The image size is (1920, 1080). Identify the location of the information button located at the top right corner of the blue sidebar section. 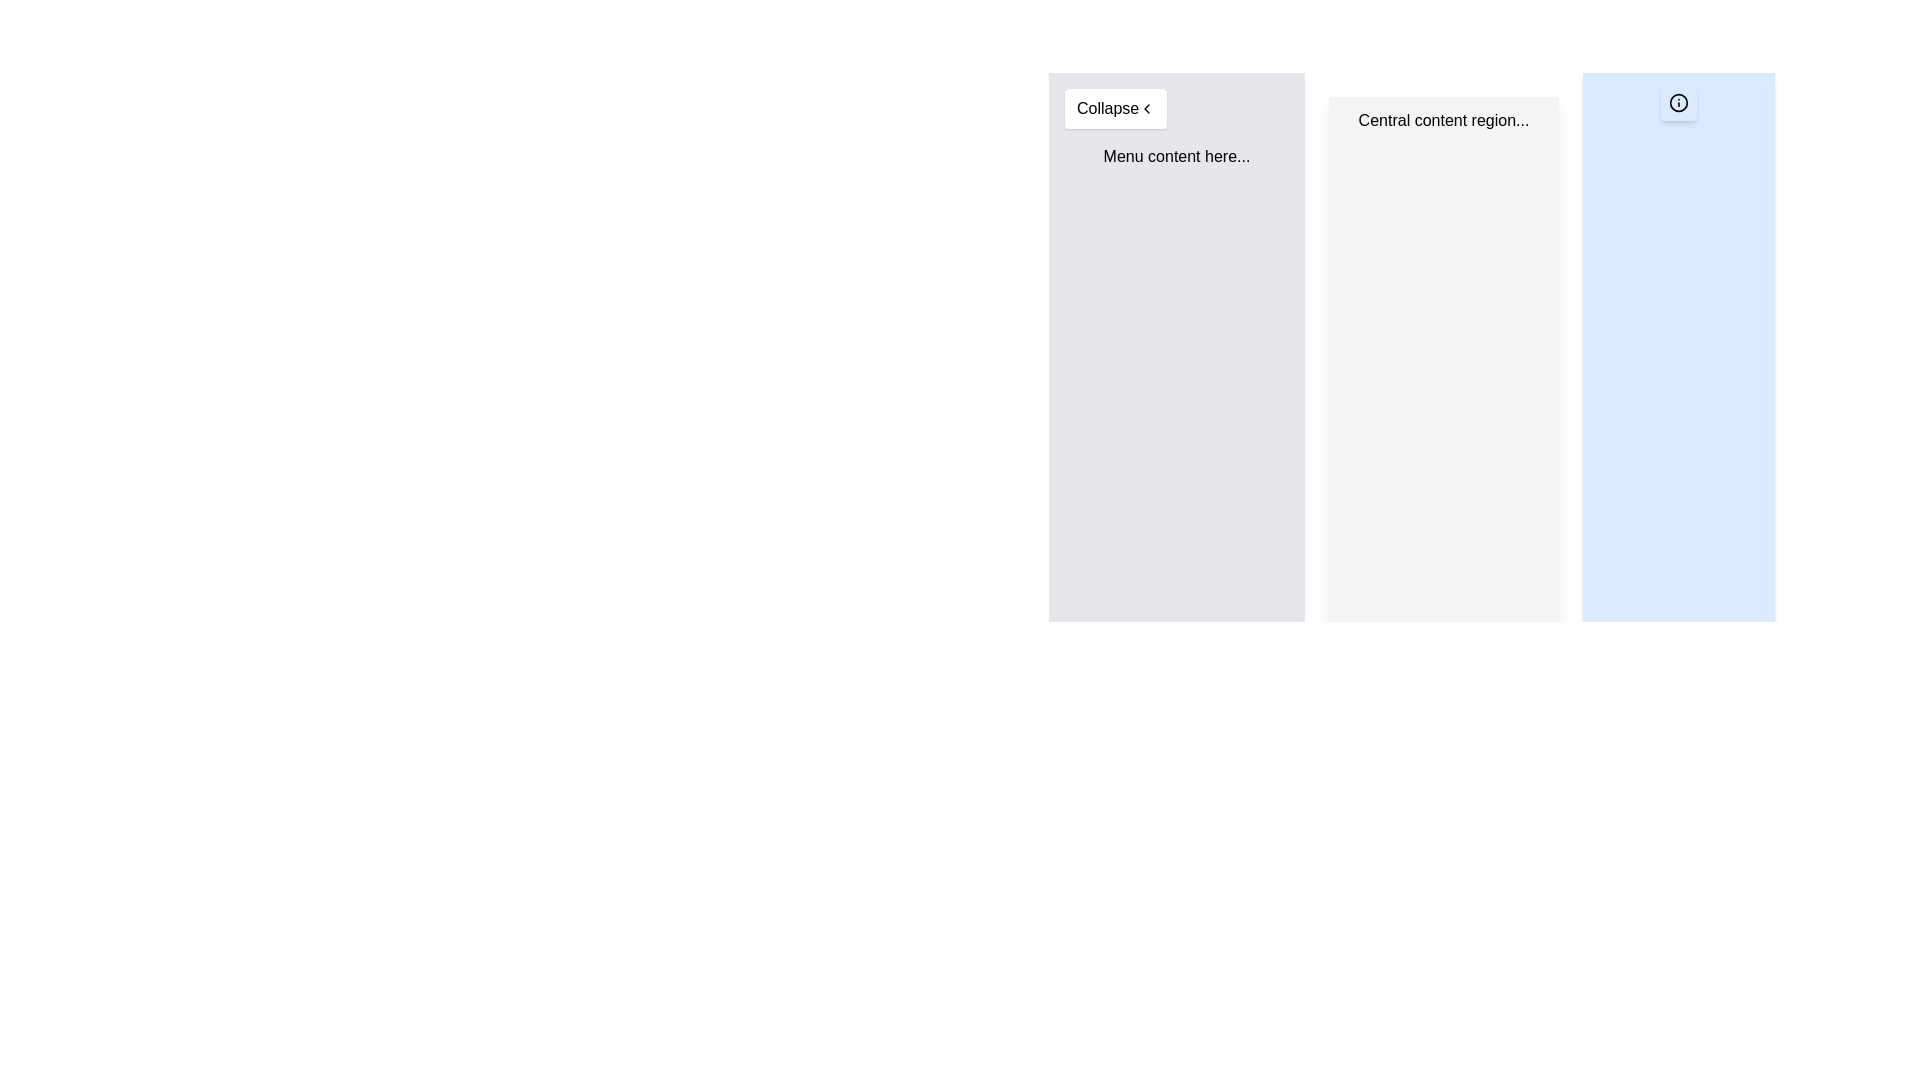
(1679, 103).